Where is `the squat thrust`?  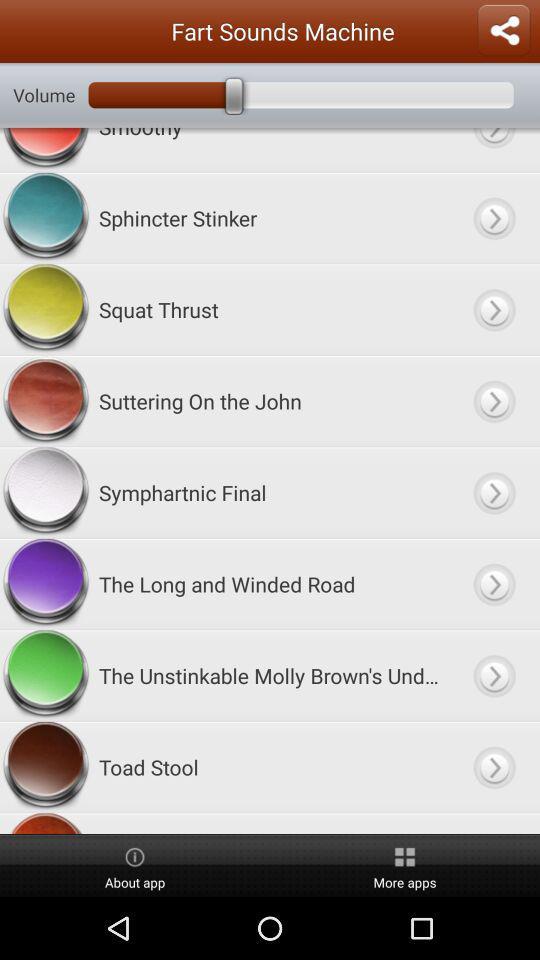 the squat thrust is located at coordinates (269, 309).